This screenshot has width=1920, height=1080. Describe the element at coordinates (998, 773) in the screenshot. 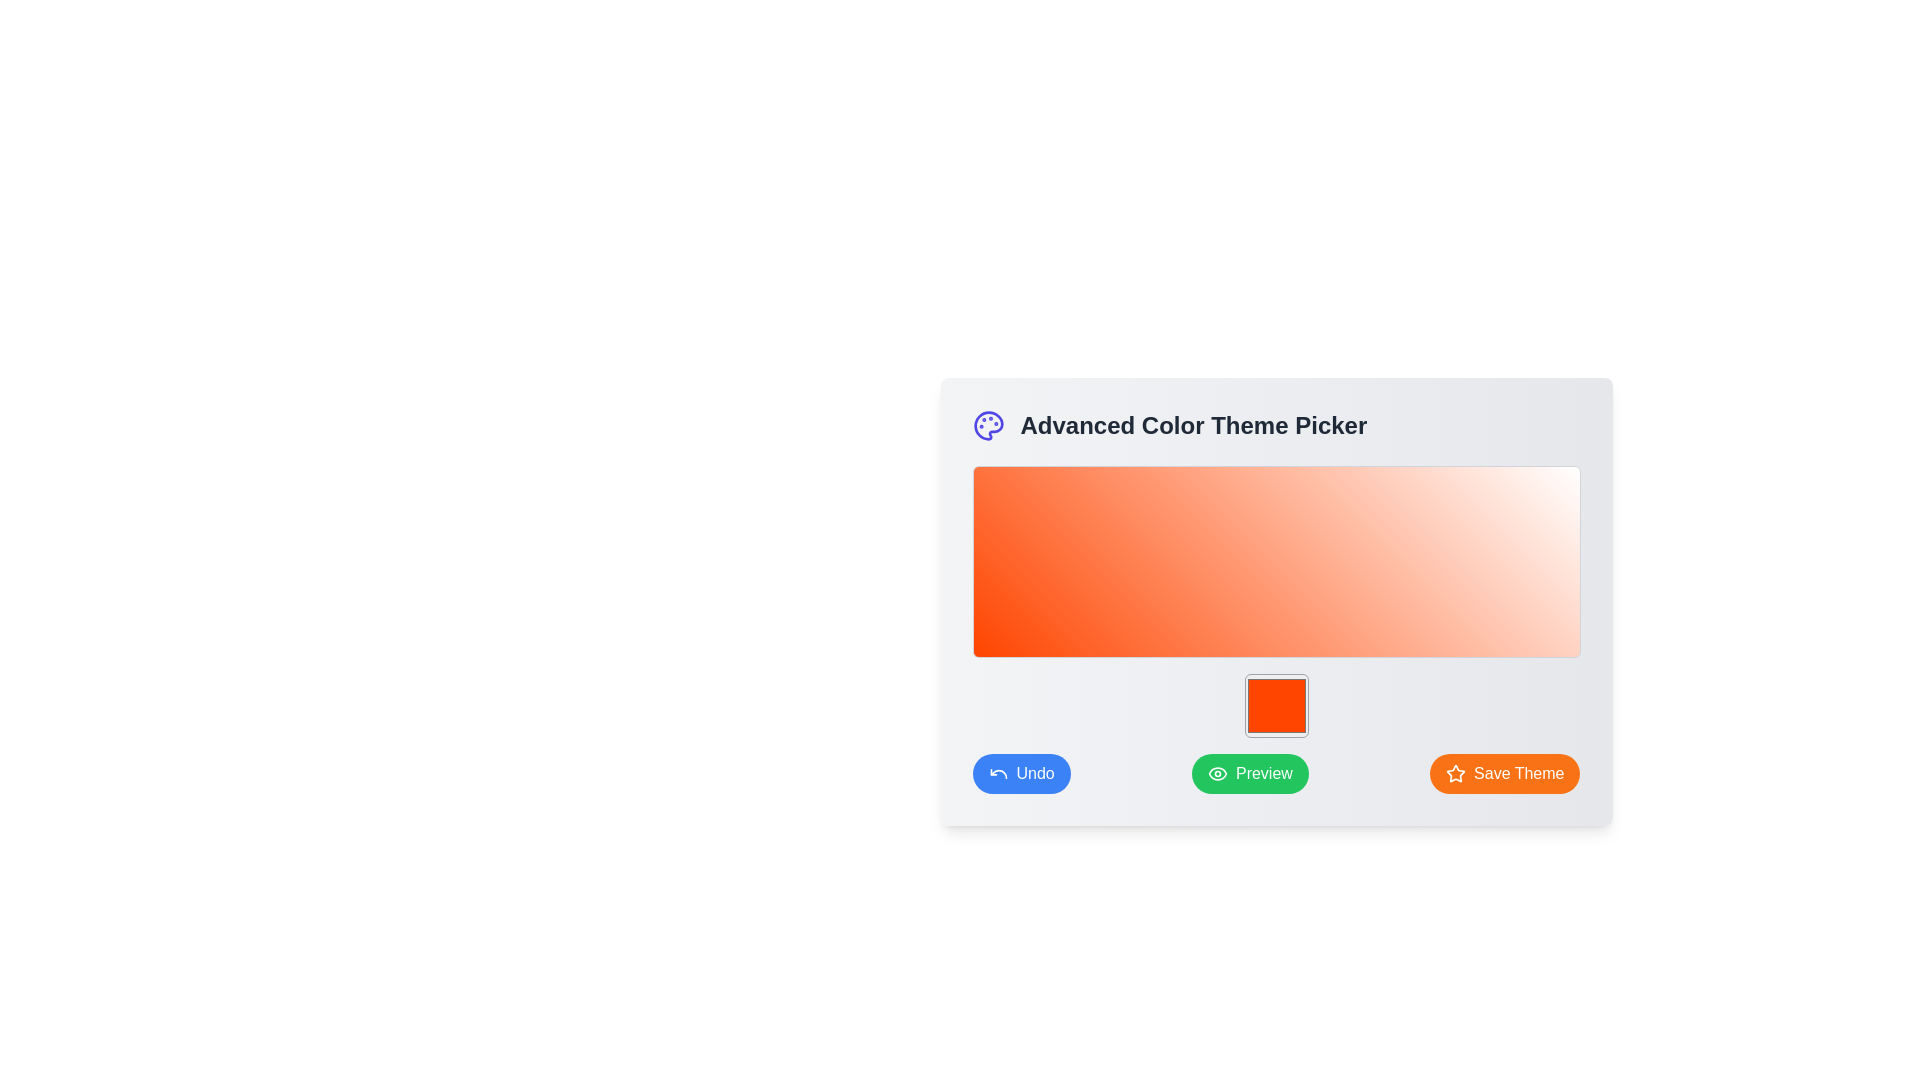

I see `the small, rounded blue icon resembling an undo arrow, which is located within the 'Undo' button` at that location.